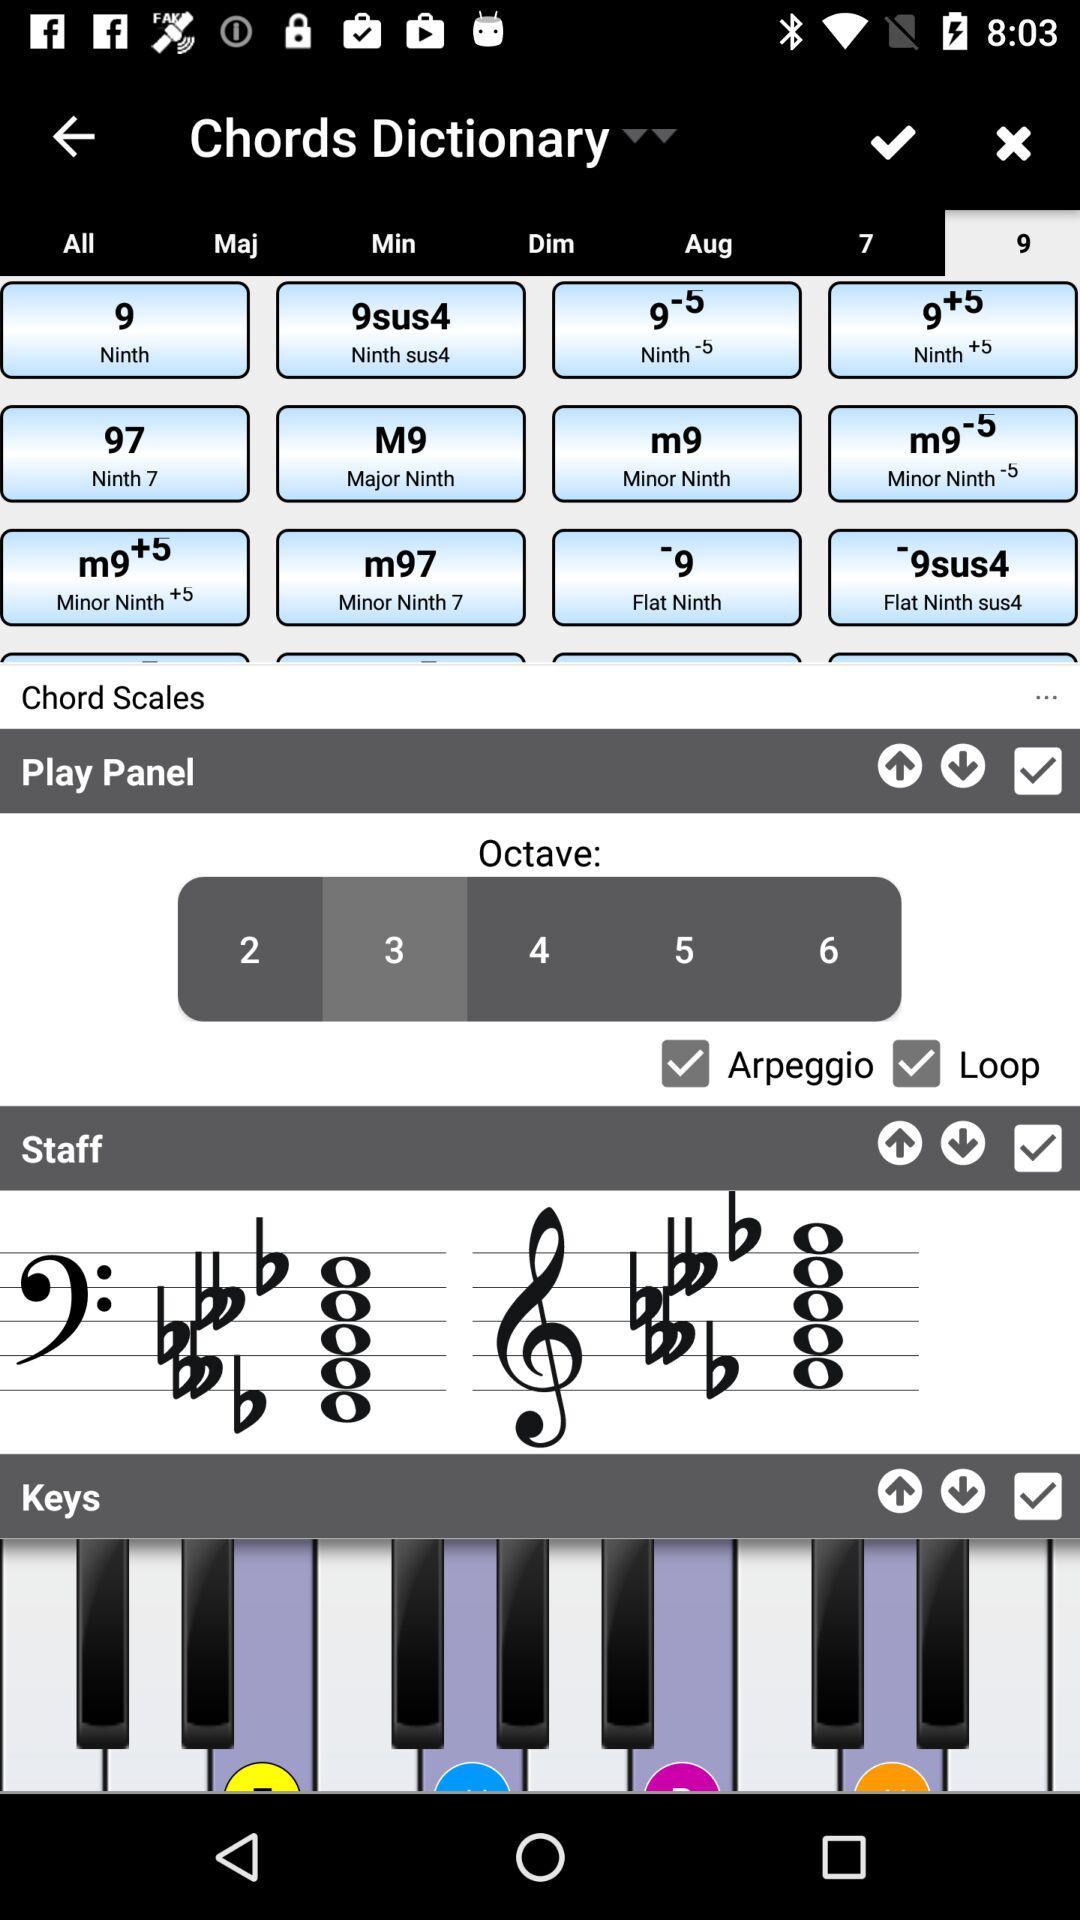  What do you see at coordinates (577, 1665) in the screenshot?
I see `keybord` at bounding box center [577, 1665].